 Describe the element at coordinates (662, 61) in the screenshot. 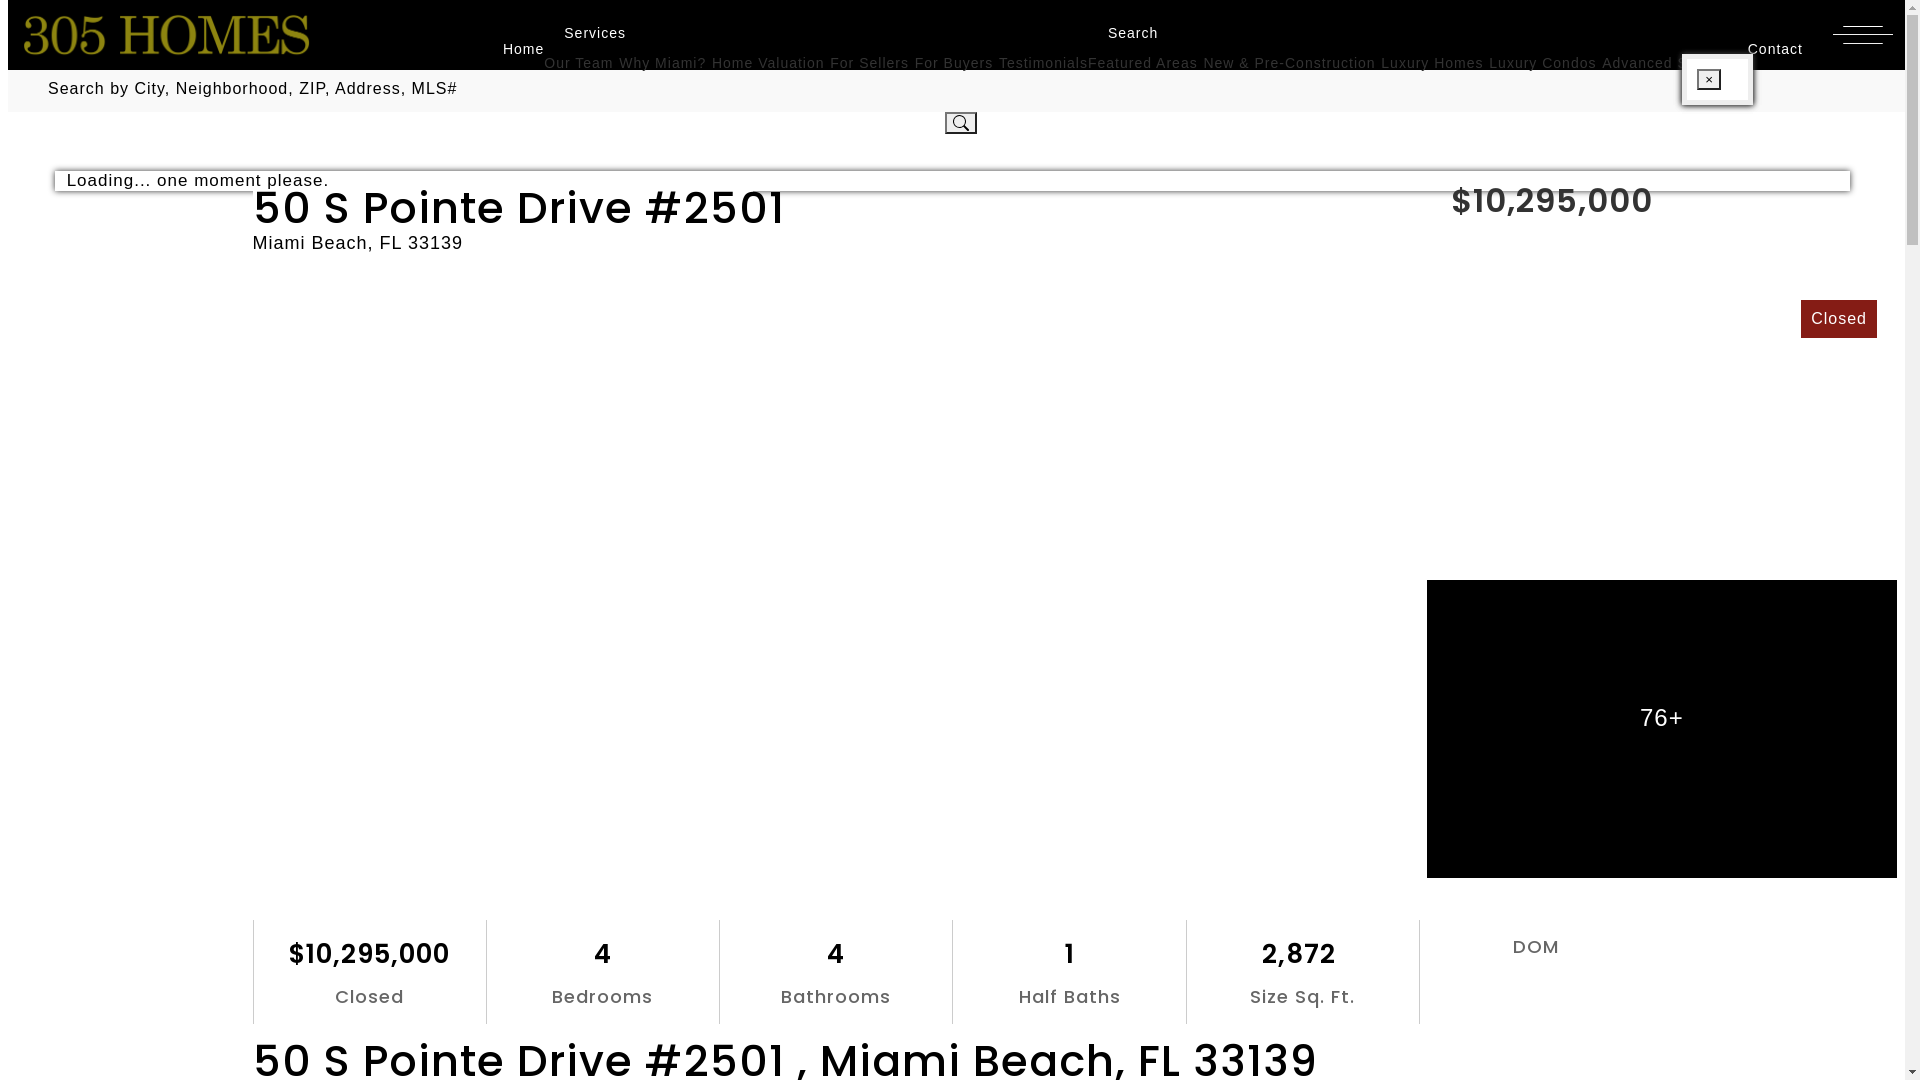

I see `'Why Miami?'` at that location.